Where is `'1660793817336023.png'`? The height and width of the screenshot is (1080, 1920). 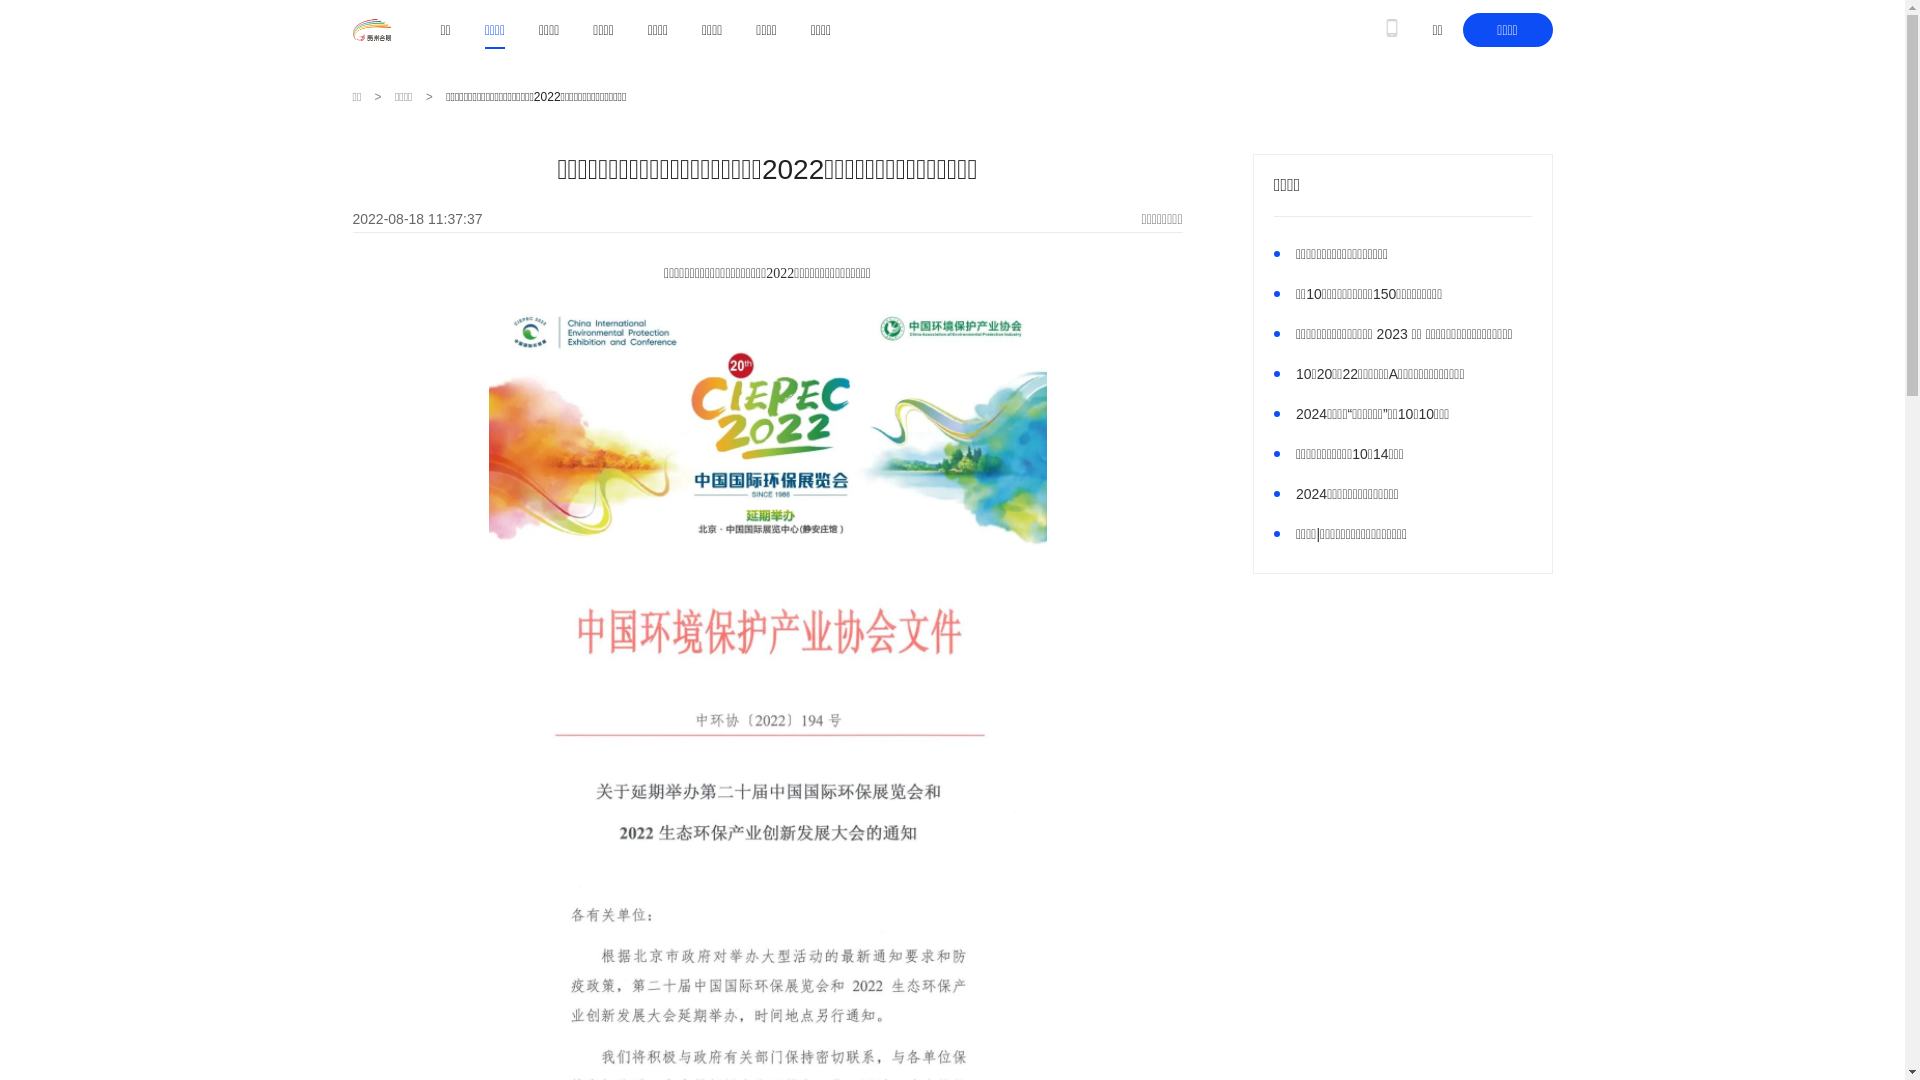 '1660793817336023.png' is located at coordinates (766, 426).